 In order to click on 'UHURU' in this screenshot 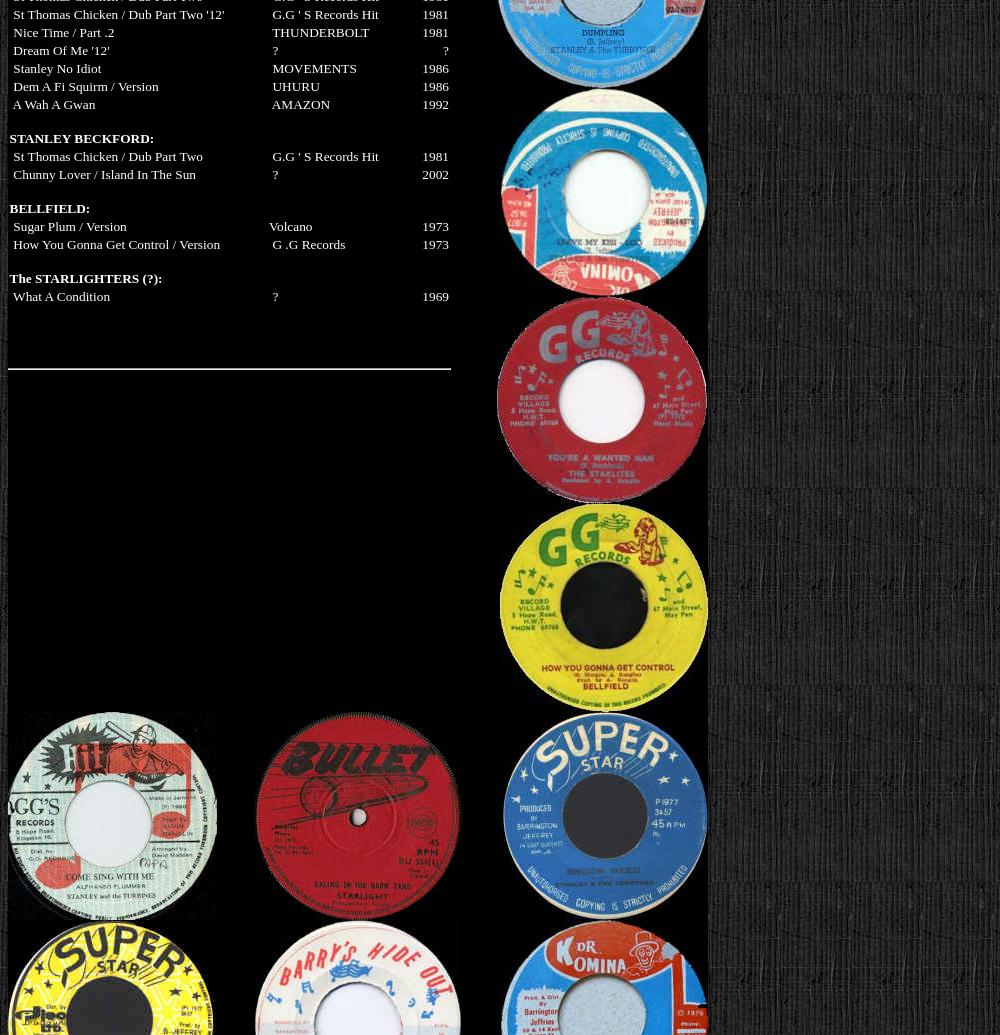, I will do `click(294, 85)`.